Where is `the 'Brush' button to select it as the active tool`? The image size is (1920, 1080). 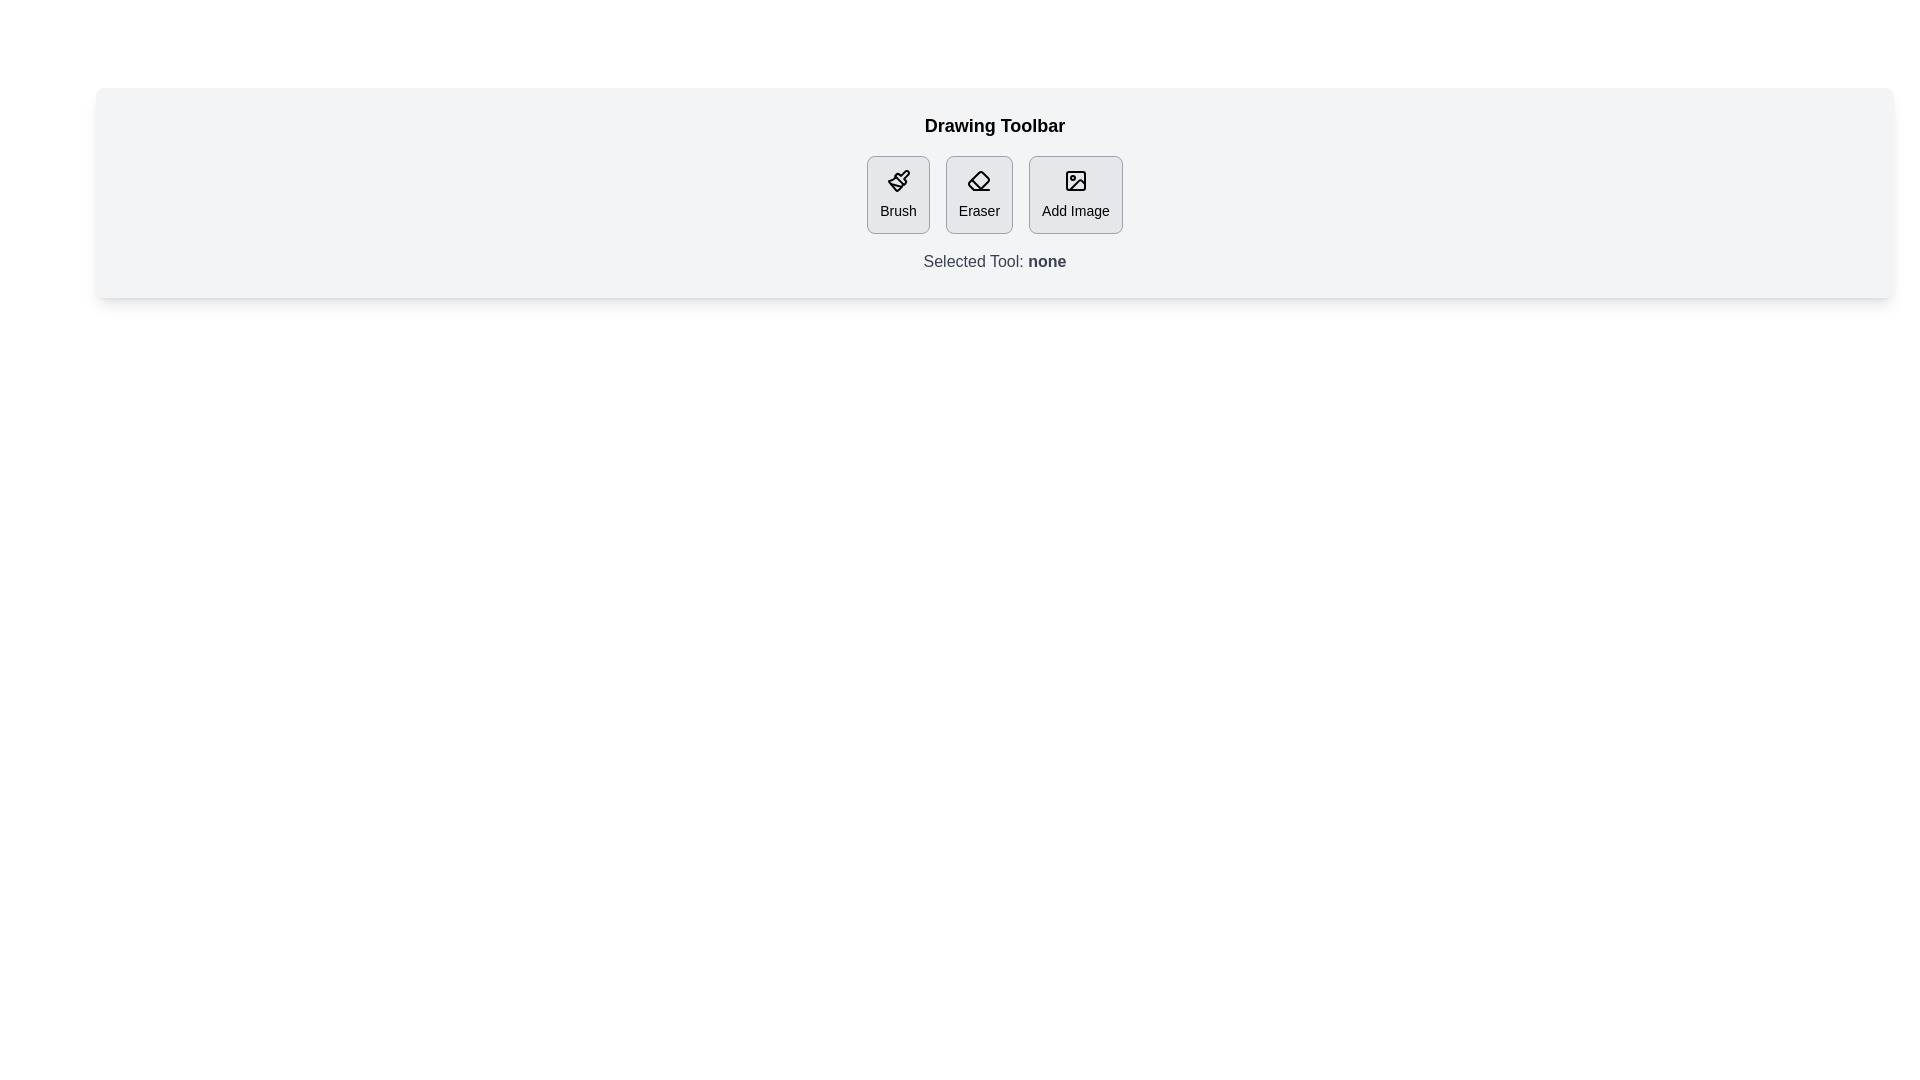
the 'Brush' button to select it as the active tool is located at coordinates (897, 195).